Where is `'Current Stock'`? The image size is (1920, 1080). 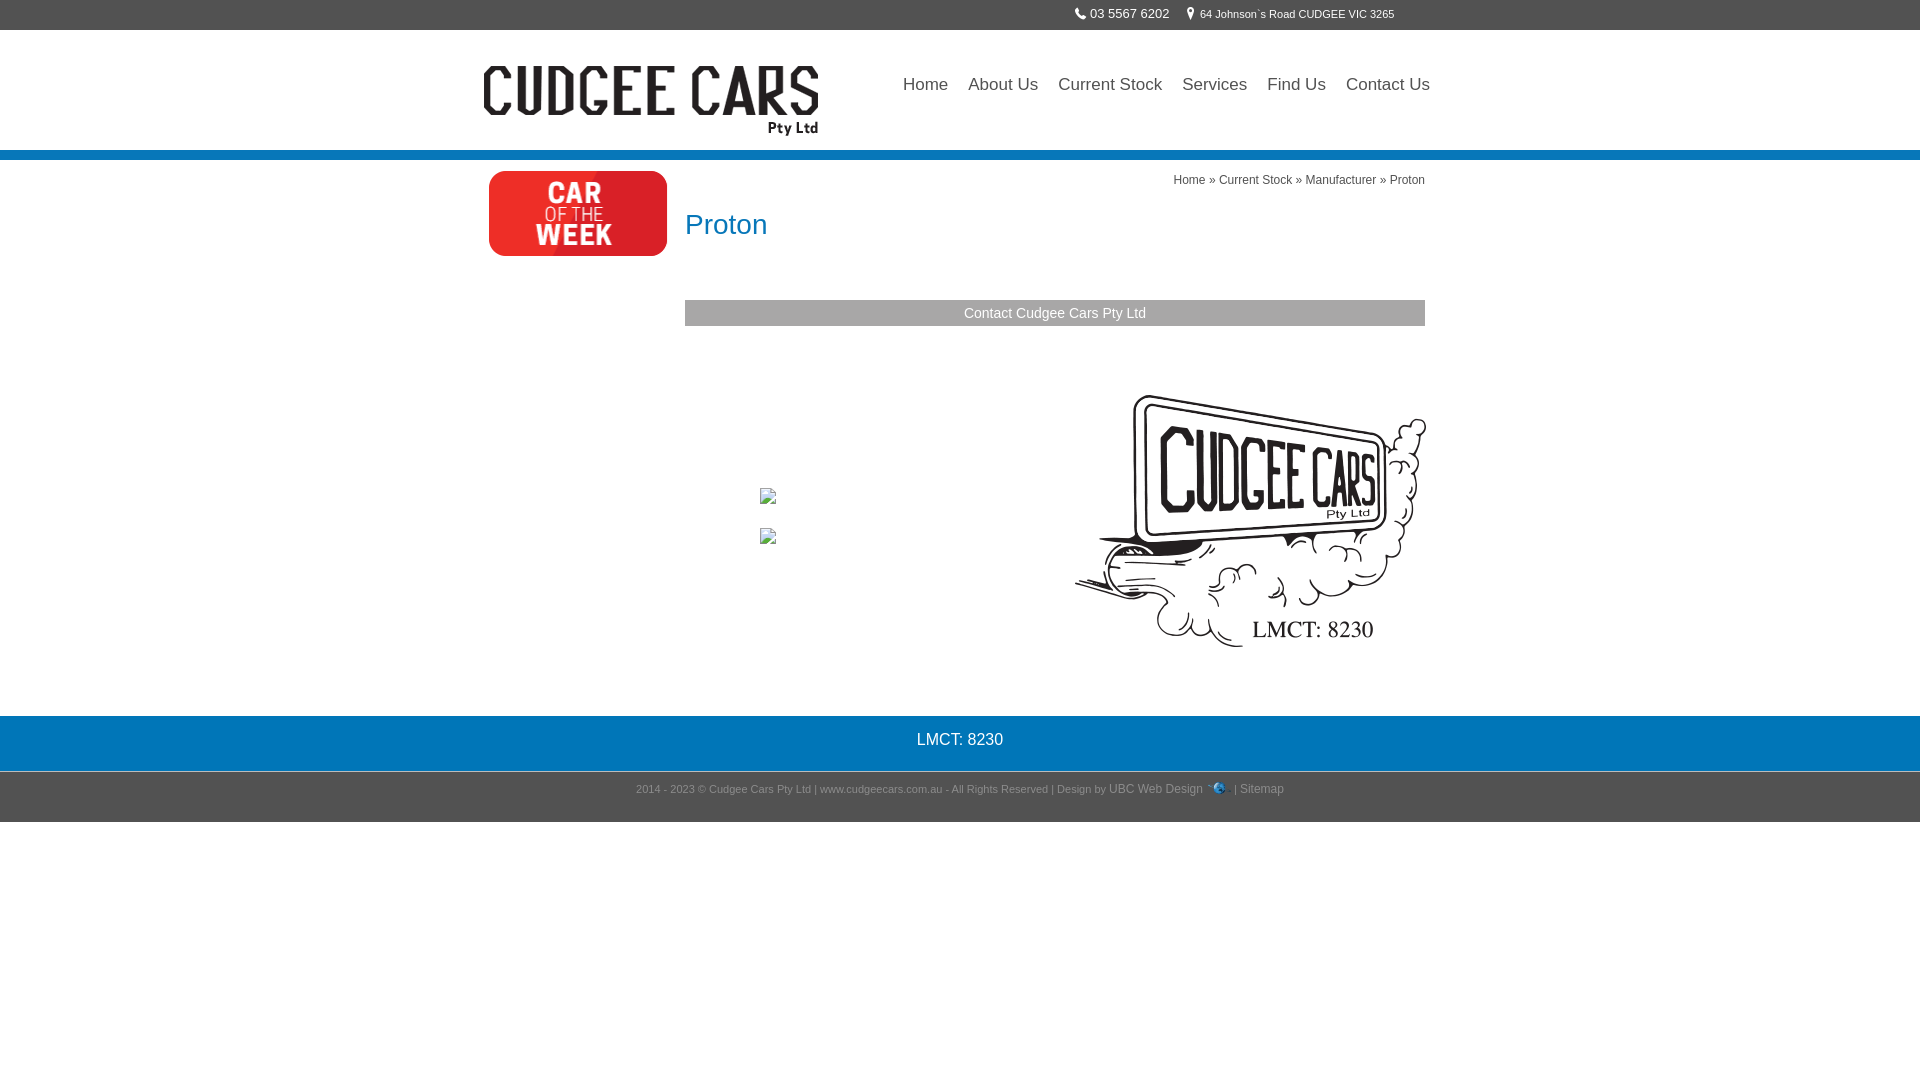 'Current Stock' is located at coordinates (1218, 180).